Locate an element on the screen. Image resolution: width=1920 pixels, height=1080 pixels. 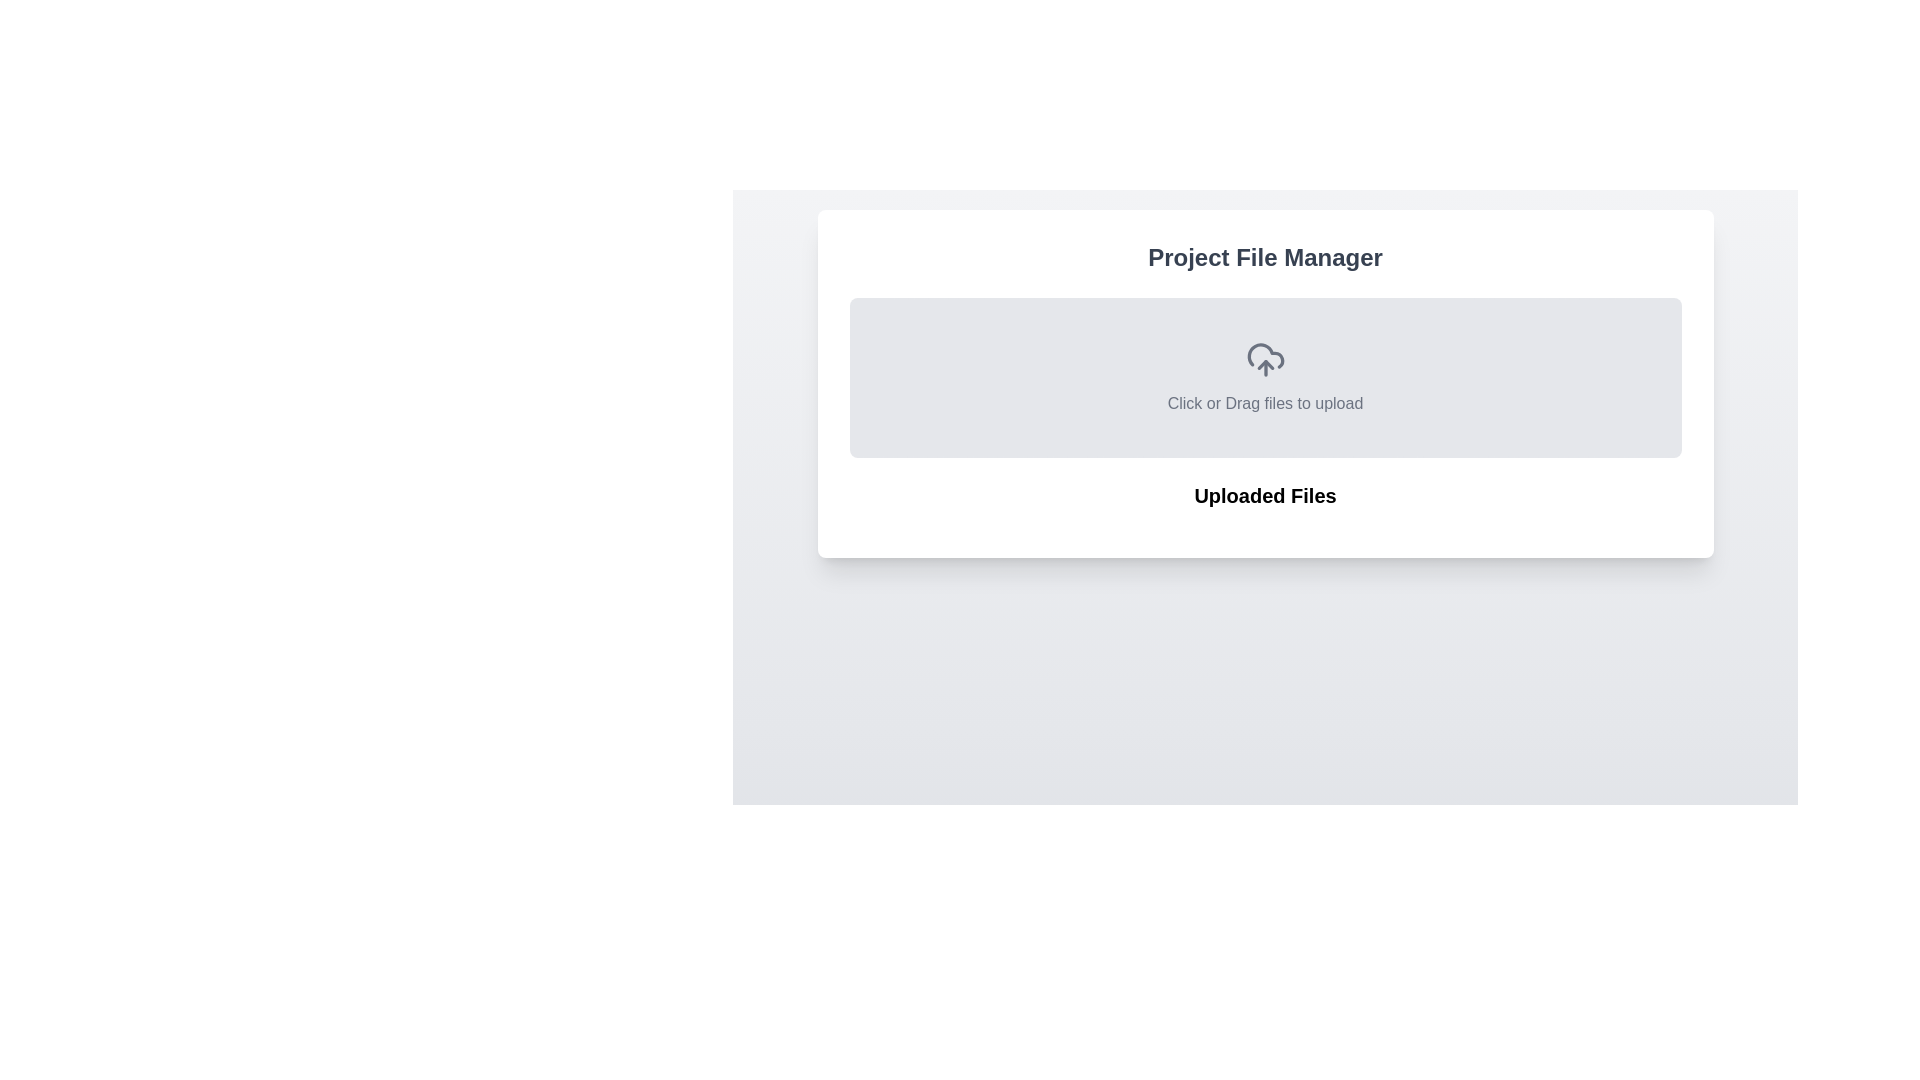
the bold text heading labeled 'Project File Manager', which is centrally positioned at the top of a card-like layout is located at coordinates (1264, 257).